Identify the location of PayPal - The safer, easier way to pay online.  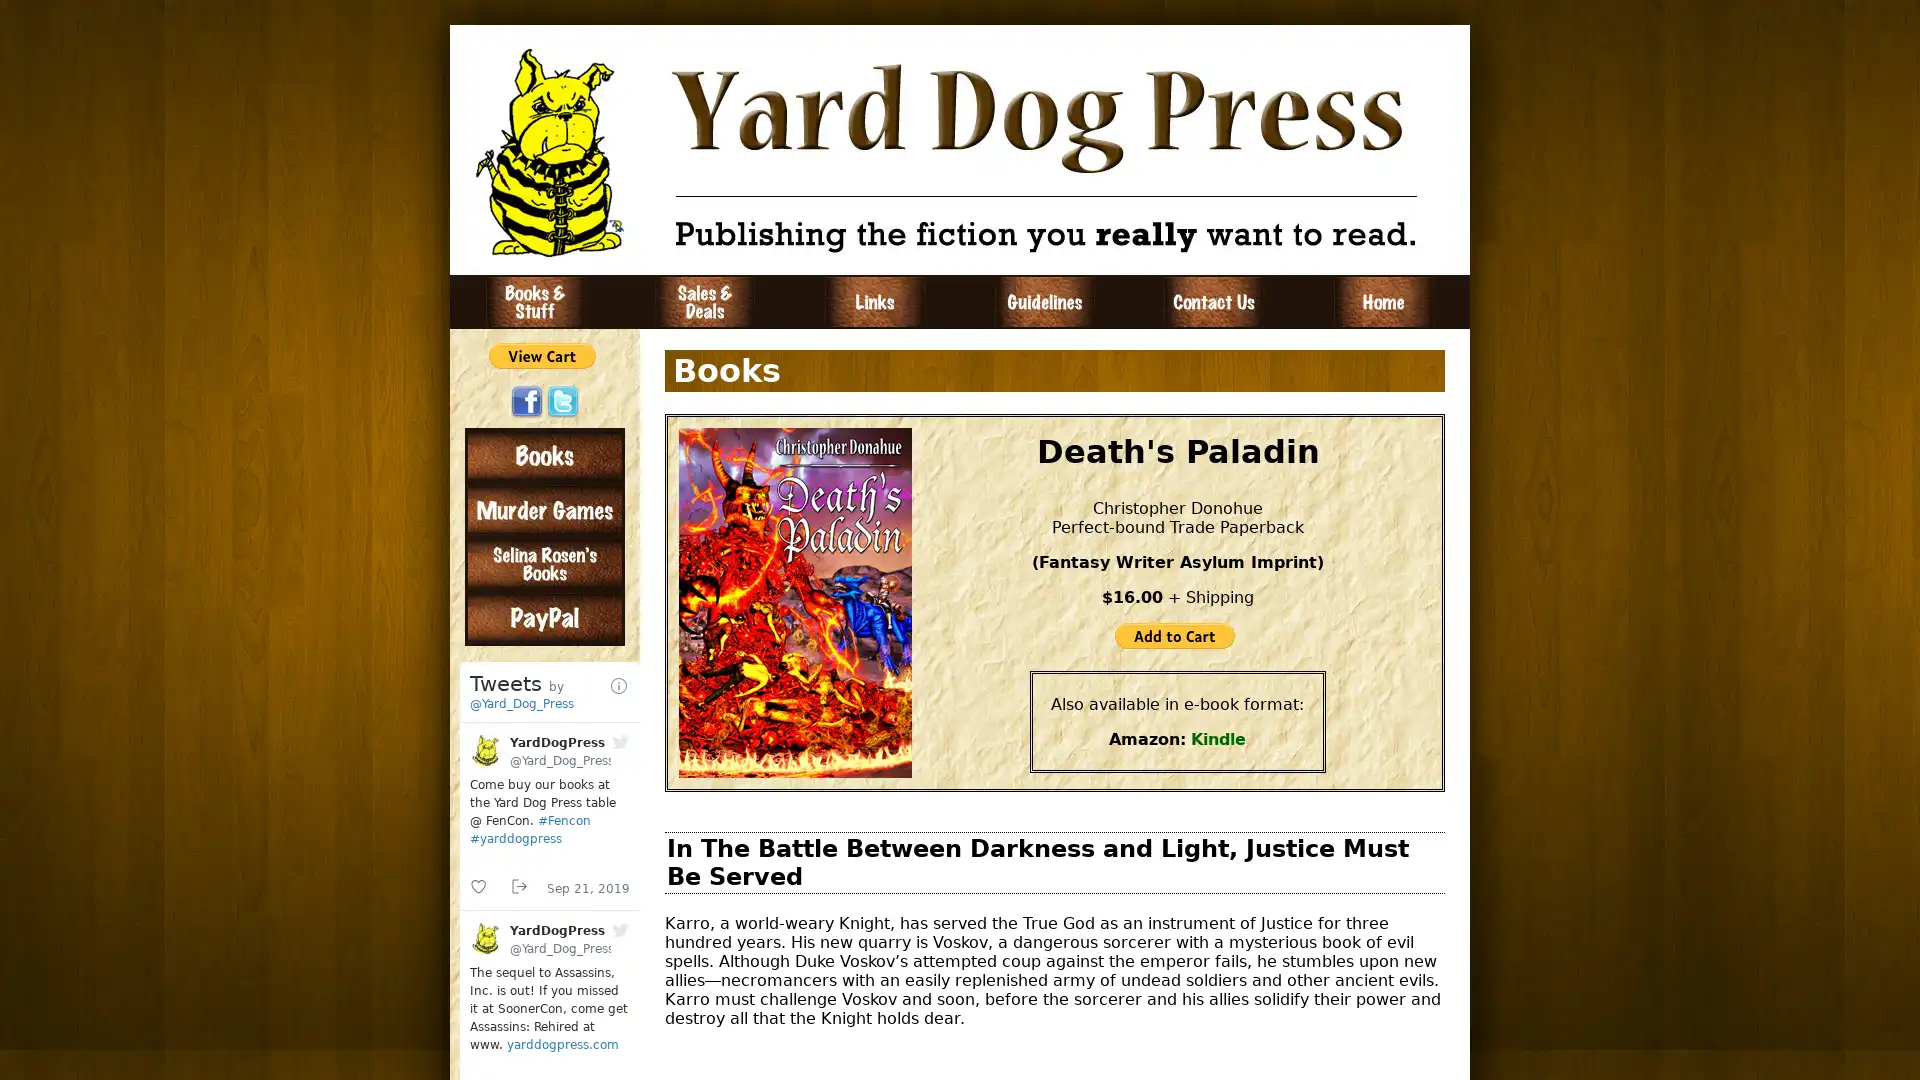
(542, 354).